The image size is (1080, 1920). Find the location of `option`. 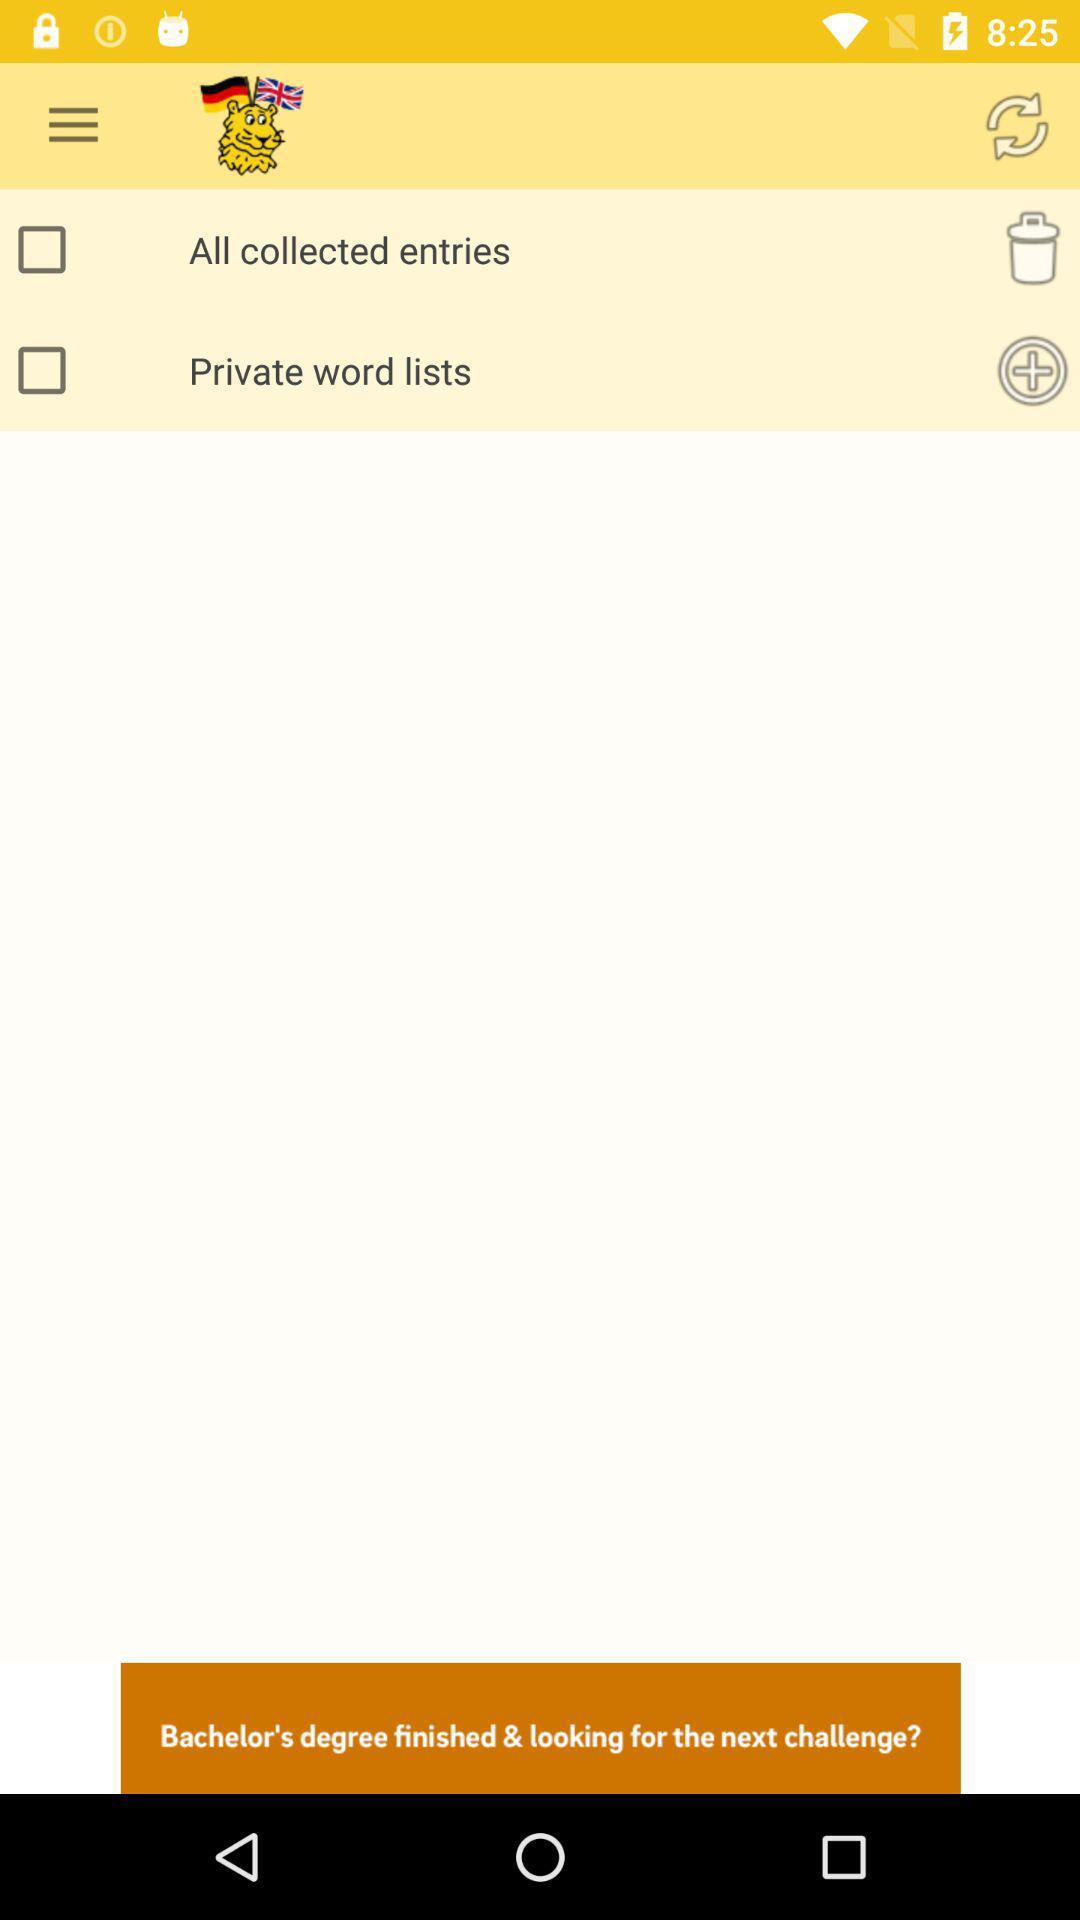

option is located at coordinates (1032, 370).